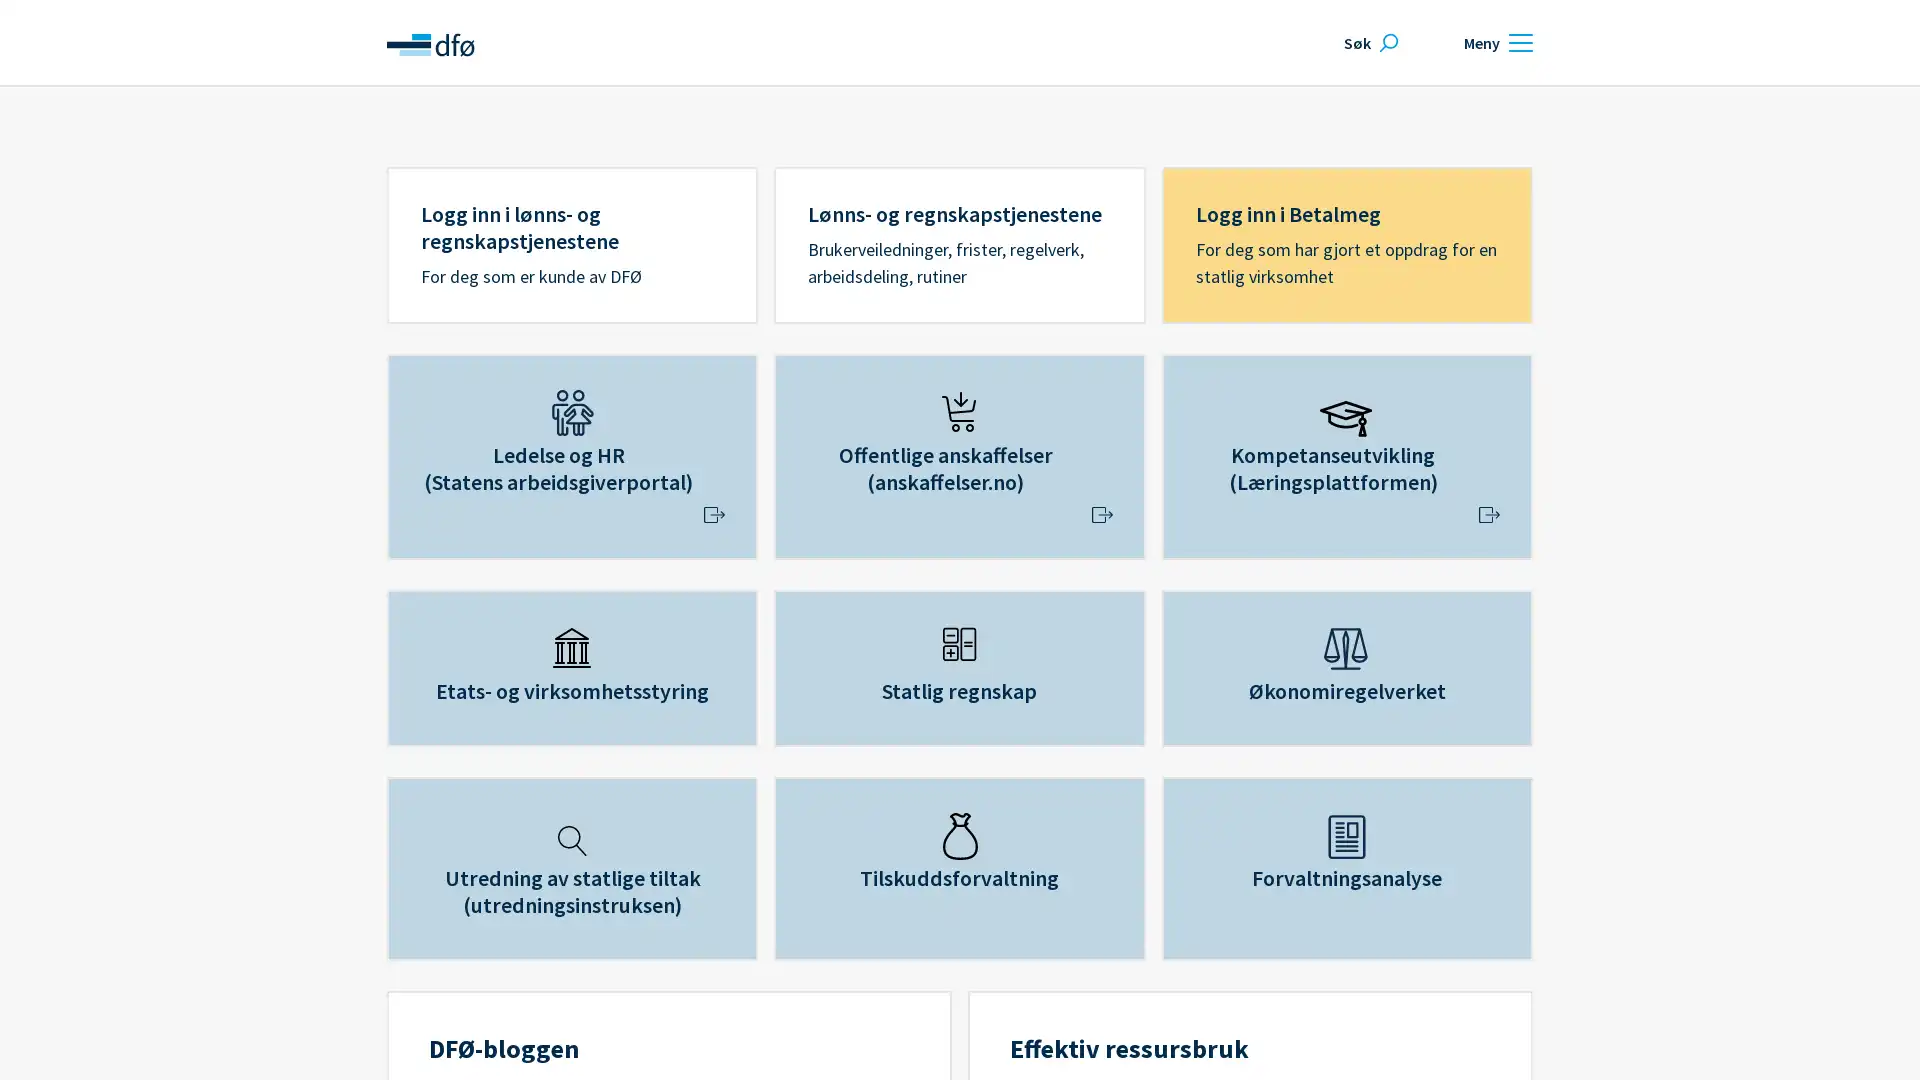 The width and height of the screenshot is (1920, 1080). Describe the element at coordinates (1367, 42) in the screenshot. I see `Sk` at that location.